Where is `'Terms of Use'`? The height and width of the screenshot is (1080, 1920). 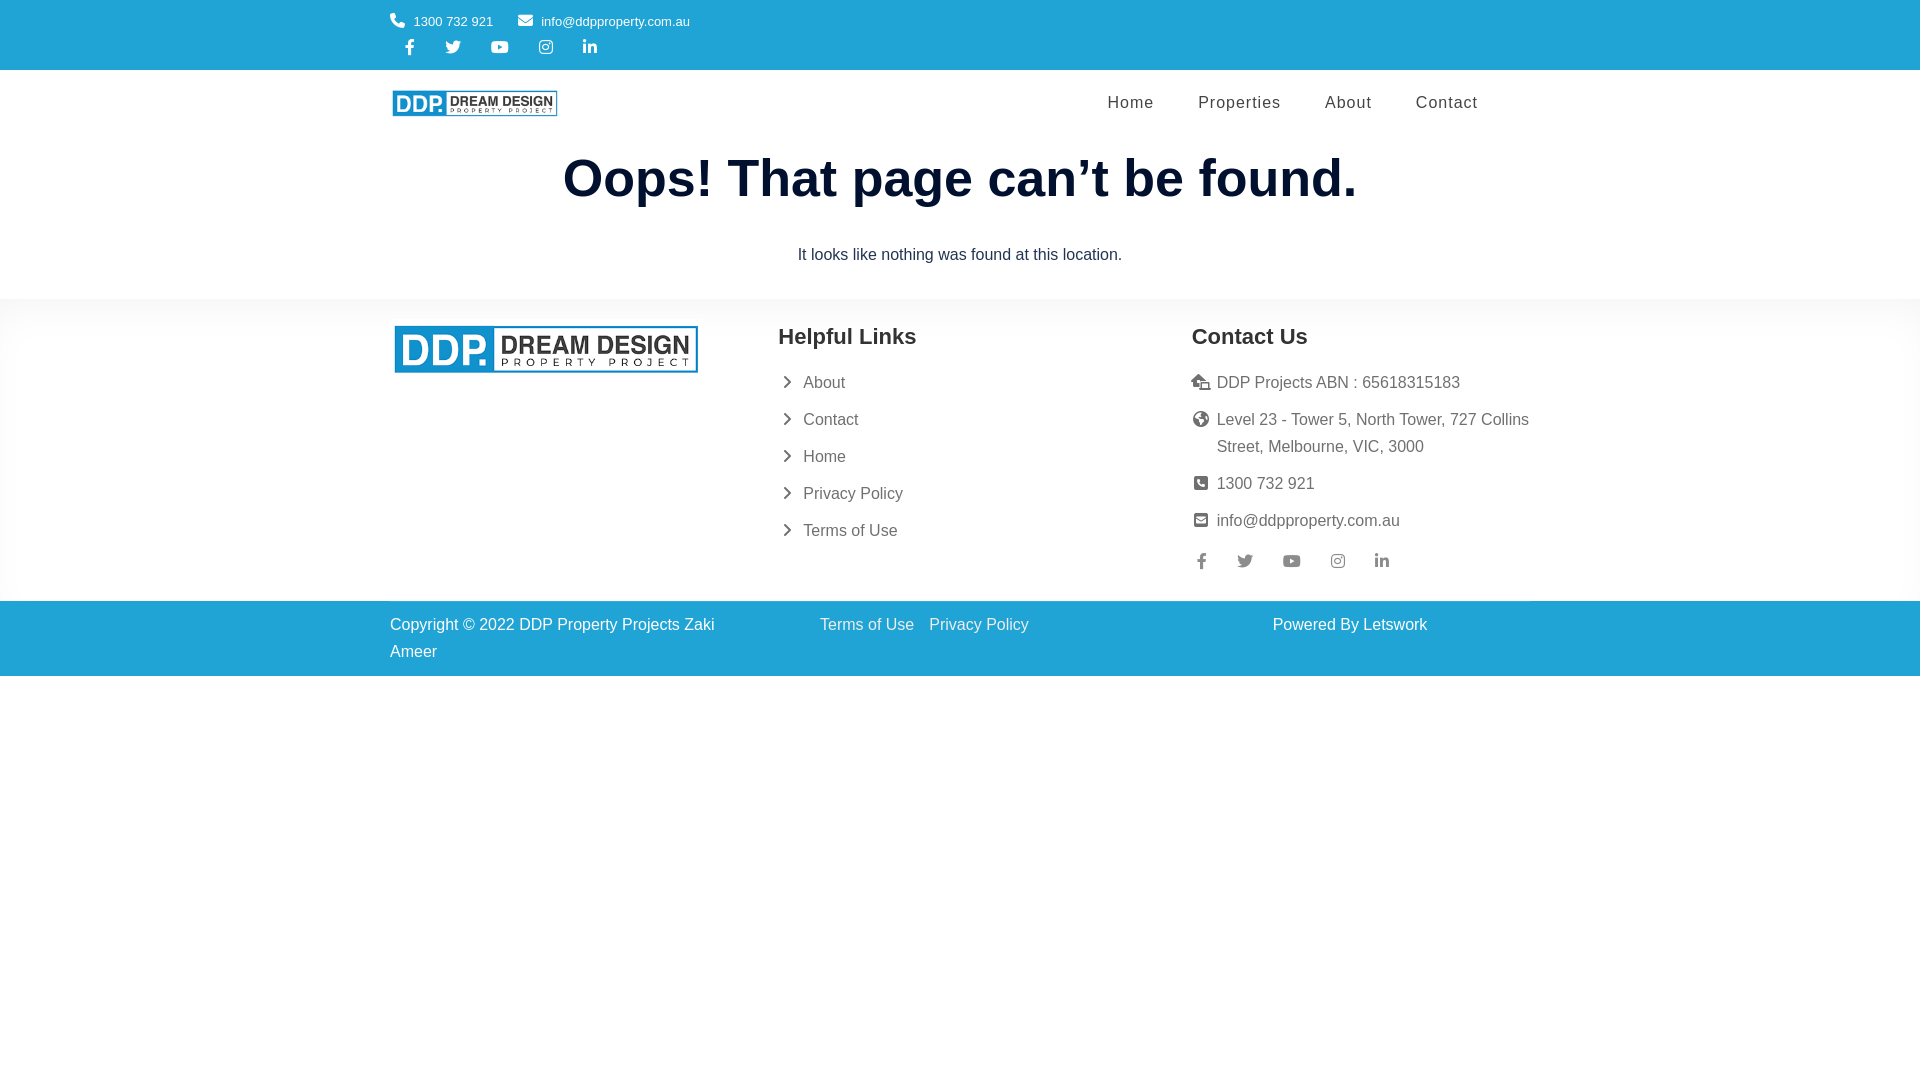
'Terms of Use' is located at coordinates (820, 623).